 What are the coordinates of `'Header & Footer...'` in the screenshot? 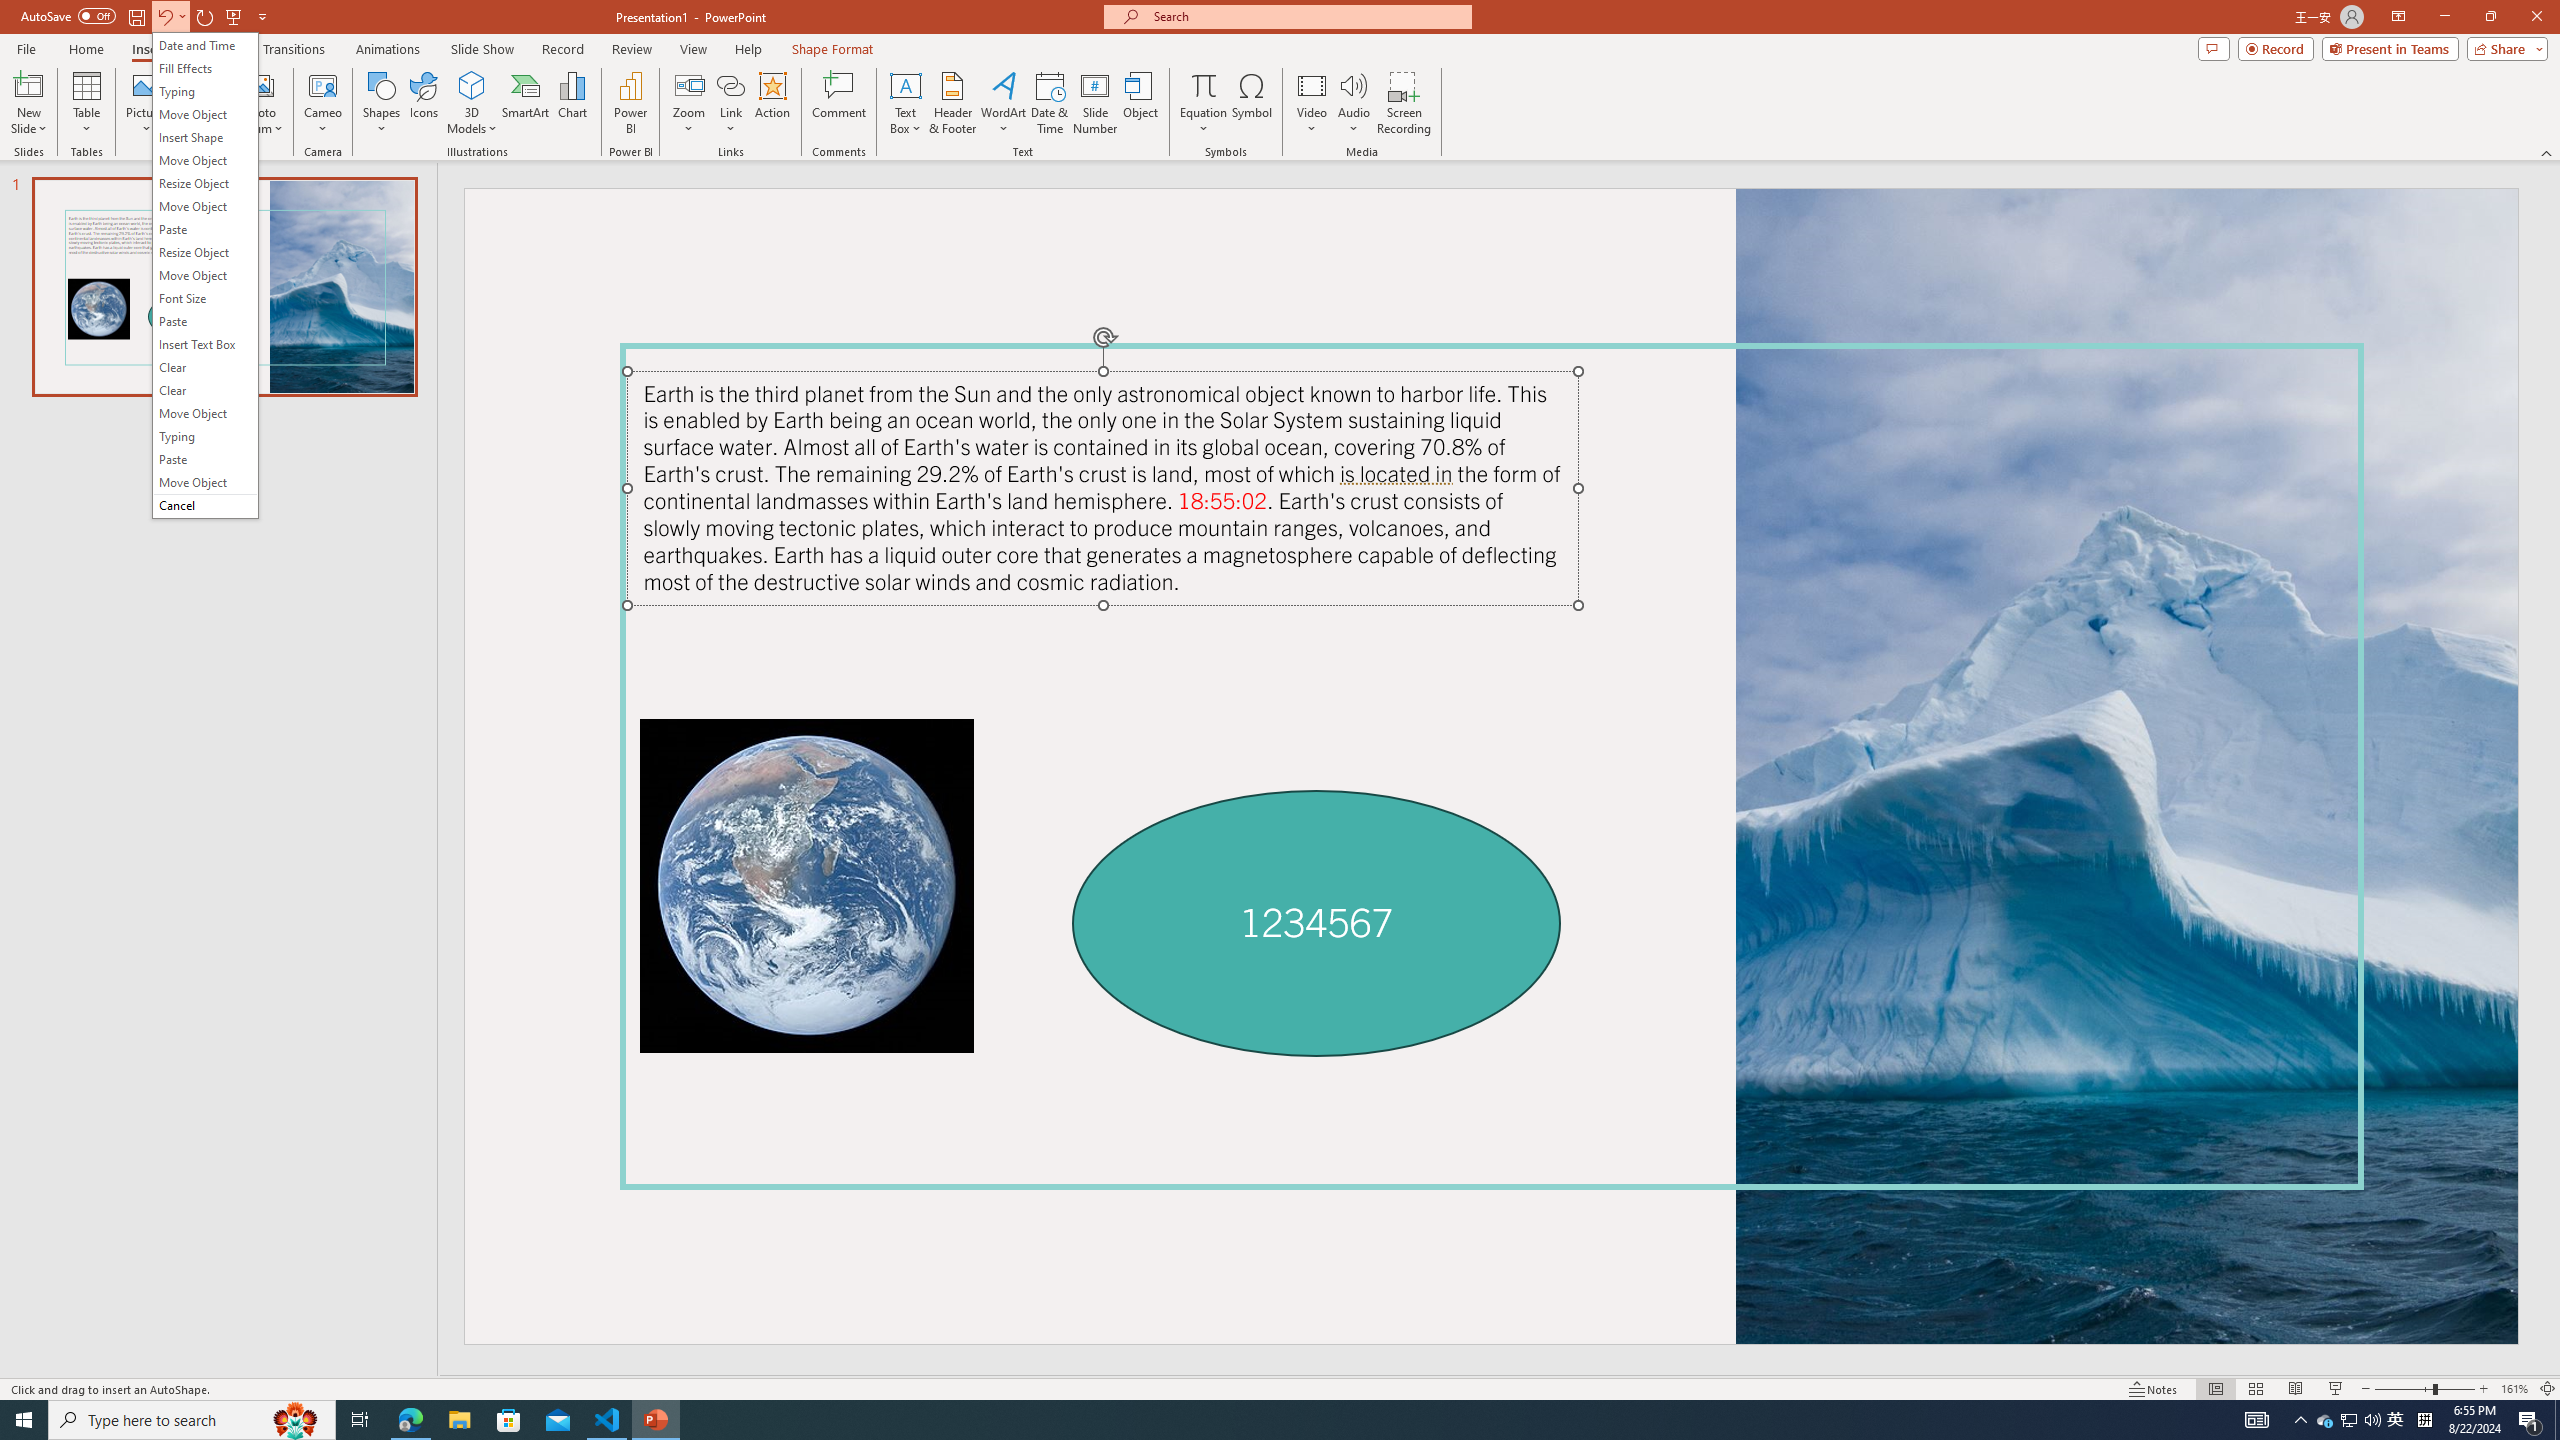 It's located at (951, 103).